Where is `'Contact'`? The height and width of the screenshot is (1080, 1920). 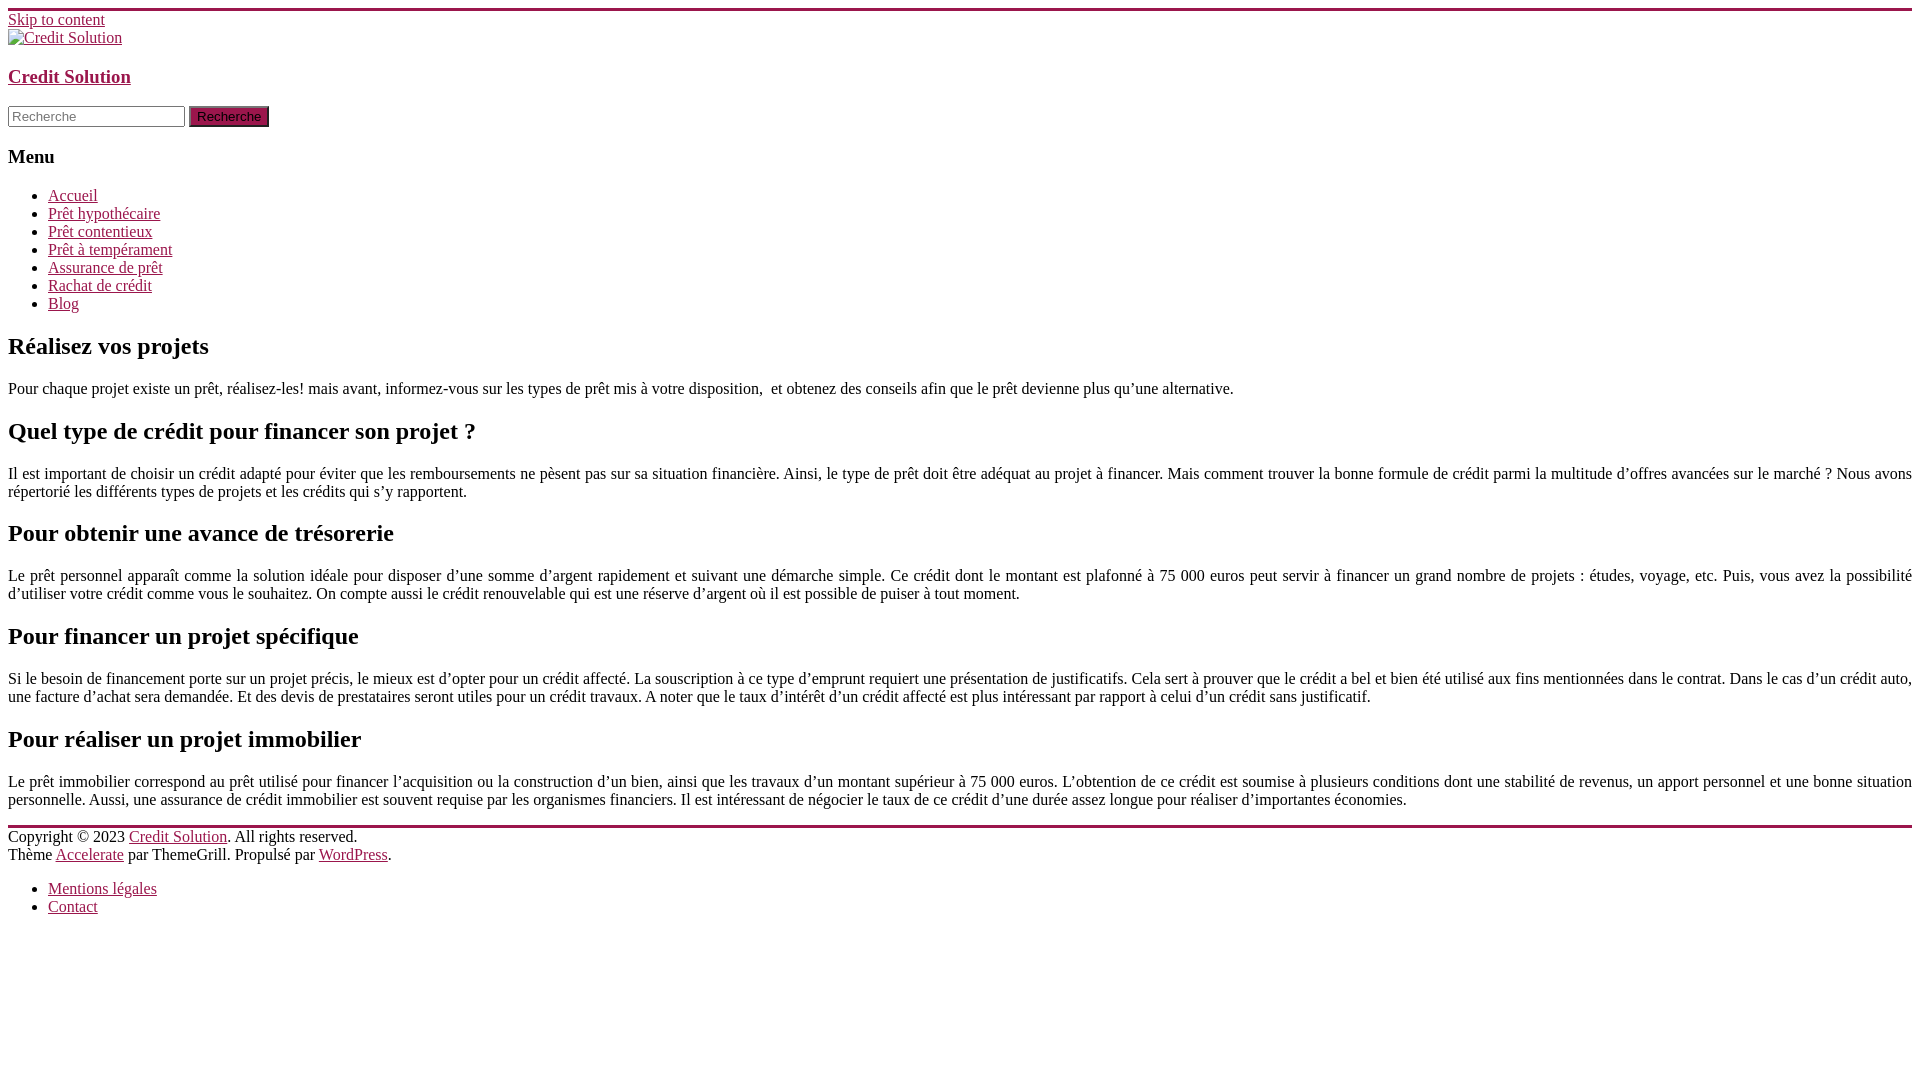 'Contact' is located at coordinates (72, 906).